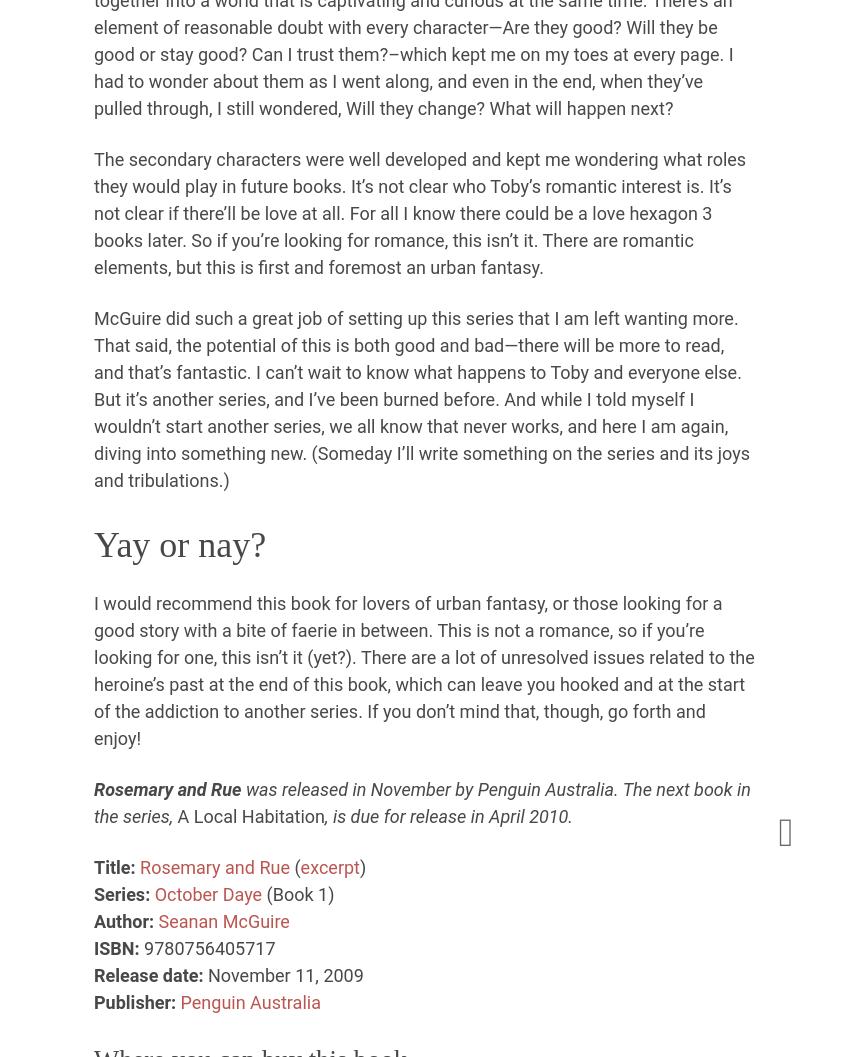 The width and height of the screenshot is (850, 1057). Describe the element at coordinates (93, 1000) in the screenshot. I see `'Publisher:'` at that location.